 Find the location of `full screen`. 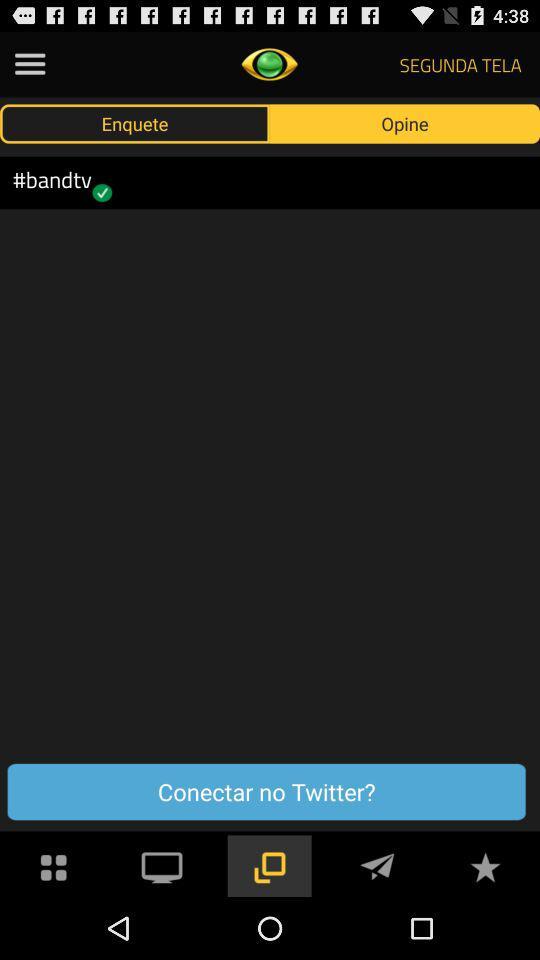

full screen is located at coordinates (161, 864).